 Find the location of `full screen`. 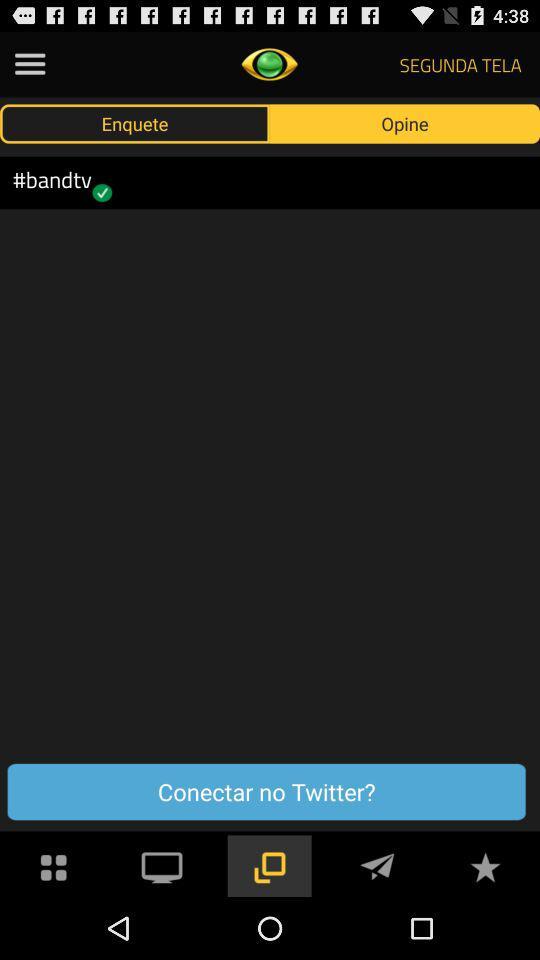

full screen is located at coordinates (161, 864).